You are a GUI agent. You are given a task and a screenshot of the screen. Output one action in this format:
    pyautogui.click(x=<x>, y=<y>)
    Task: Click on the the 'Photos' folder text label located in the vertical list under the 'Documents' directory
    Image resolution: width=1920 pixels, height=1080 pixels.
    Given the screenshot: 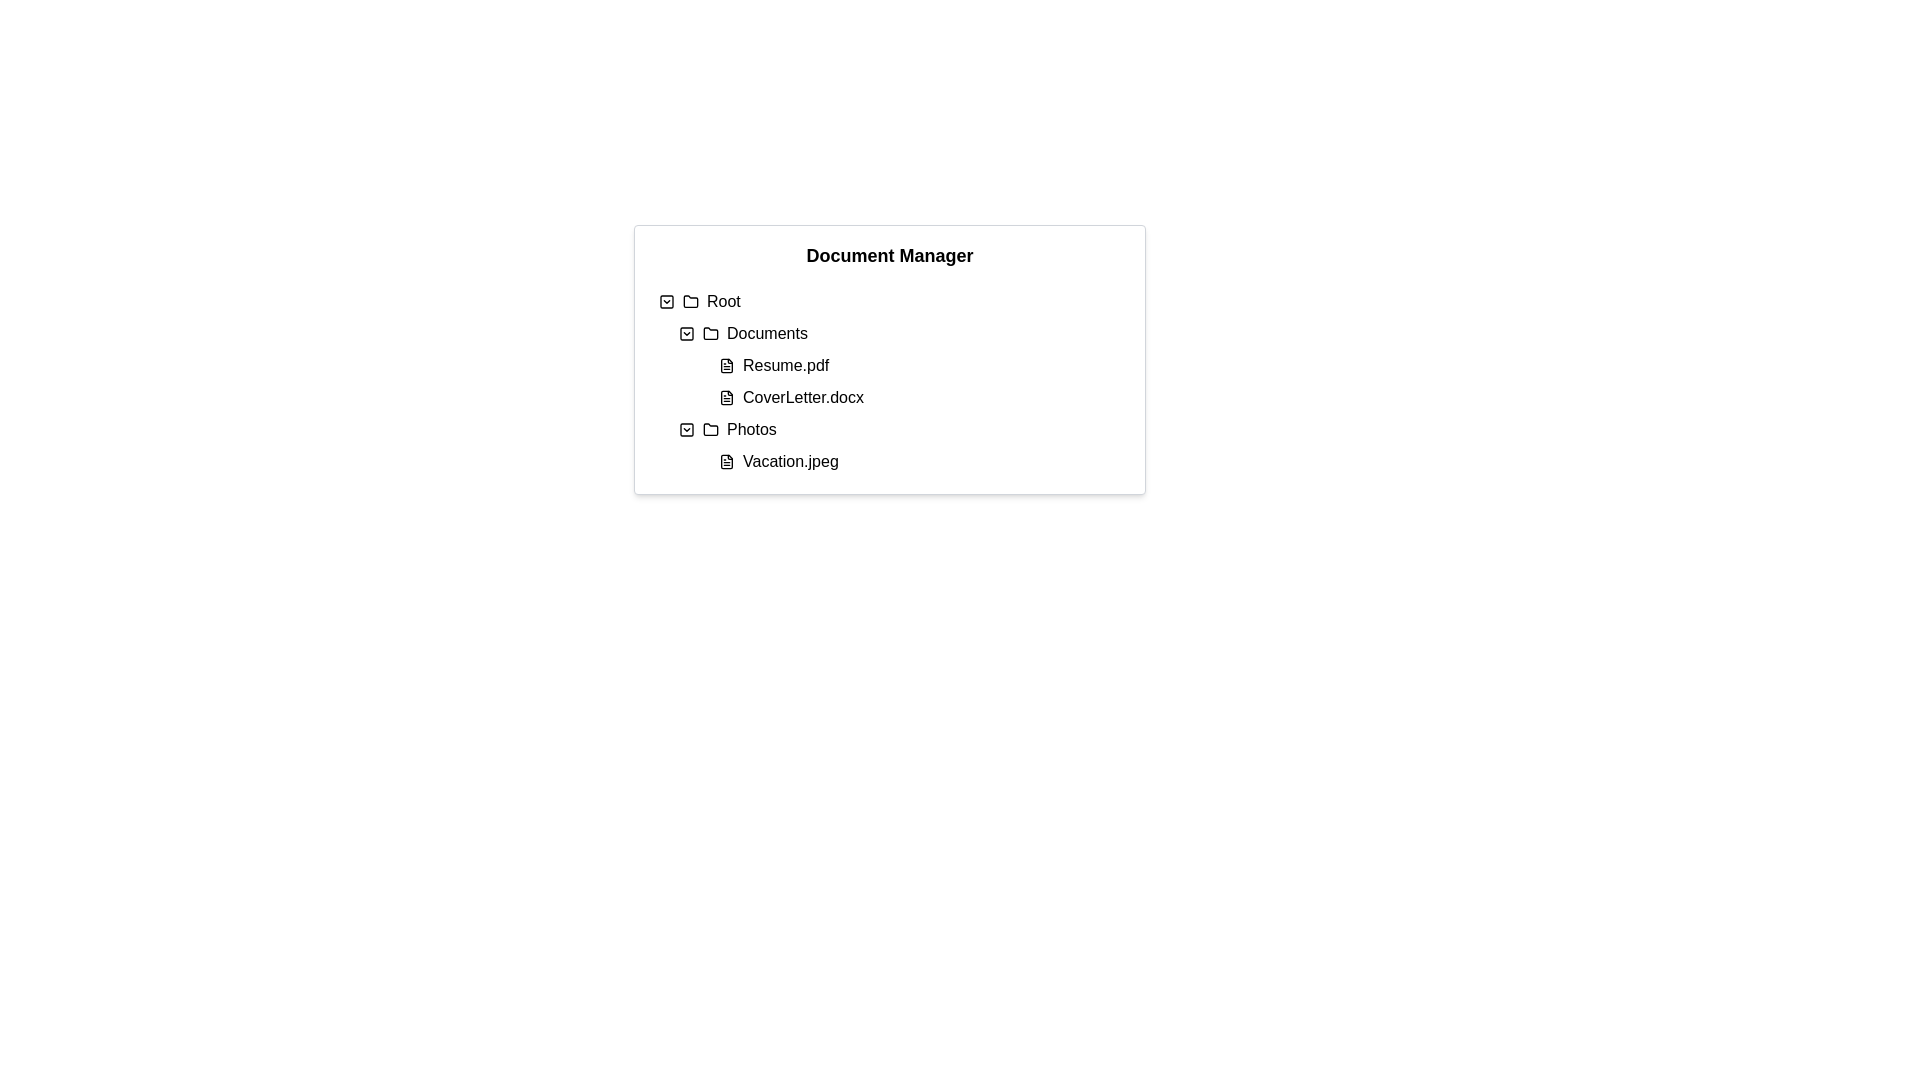 What is the action you would take?
    pyautogui.click(x=750, y=428)
    